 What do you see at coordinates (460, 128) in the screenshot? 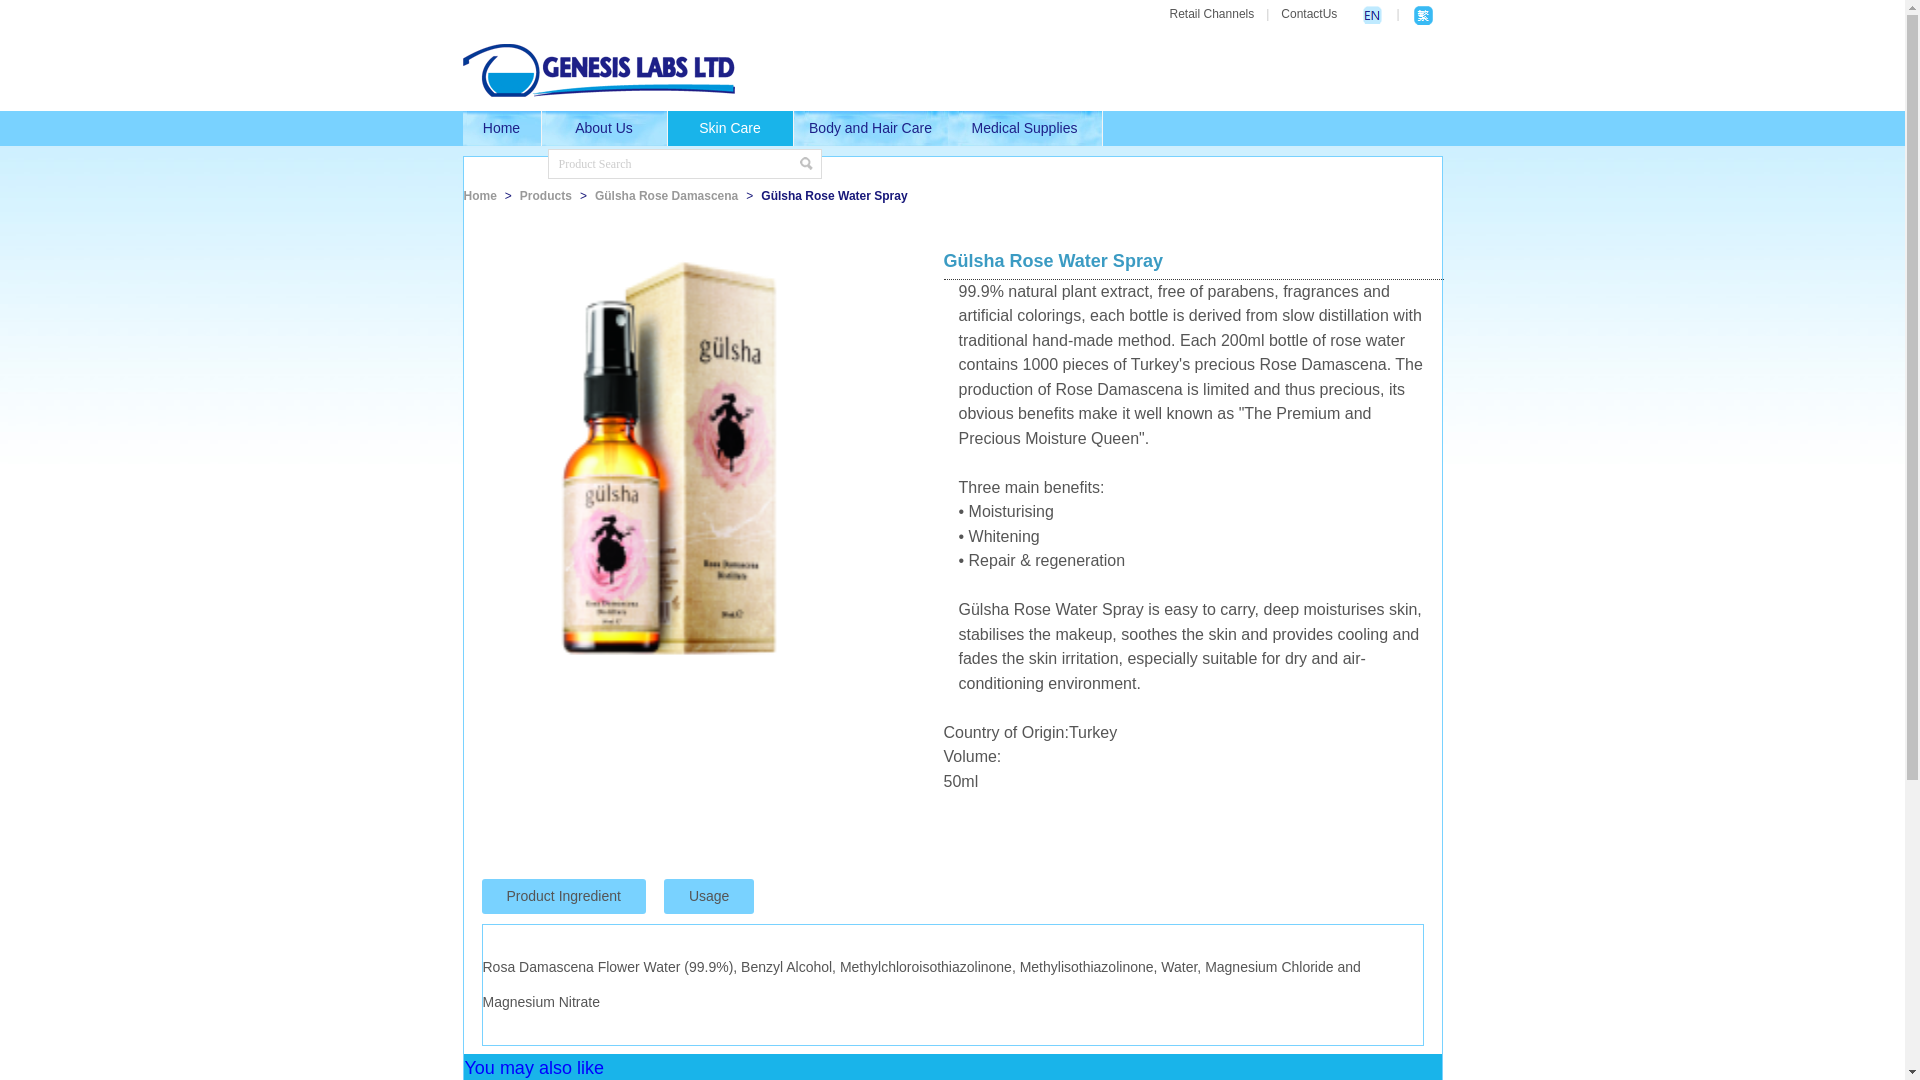
I see `'Home'` at bounding box center [460, 128].